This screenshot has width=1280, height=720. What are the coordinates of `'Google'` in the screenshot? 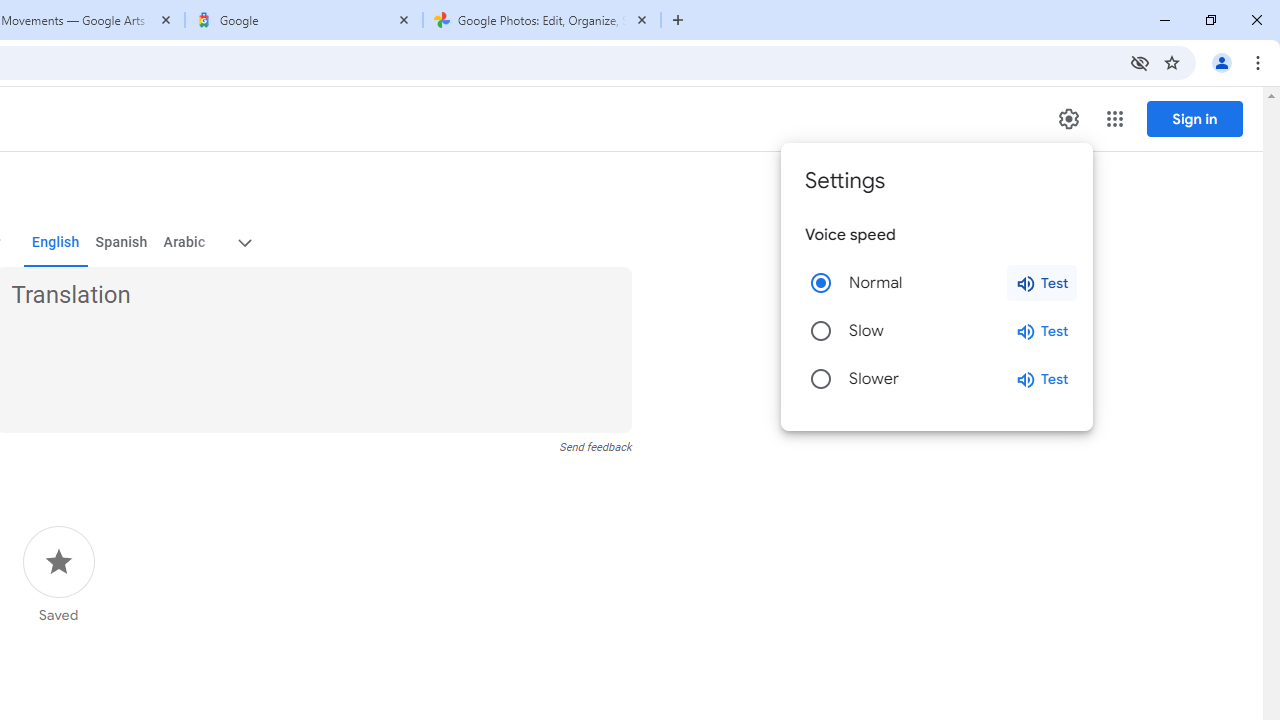 It's located at (303, 20).